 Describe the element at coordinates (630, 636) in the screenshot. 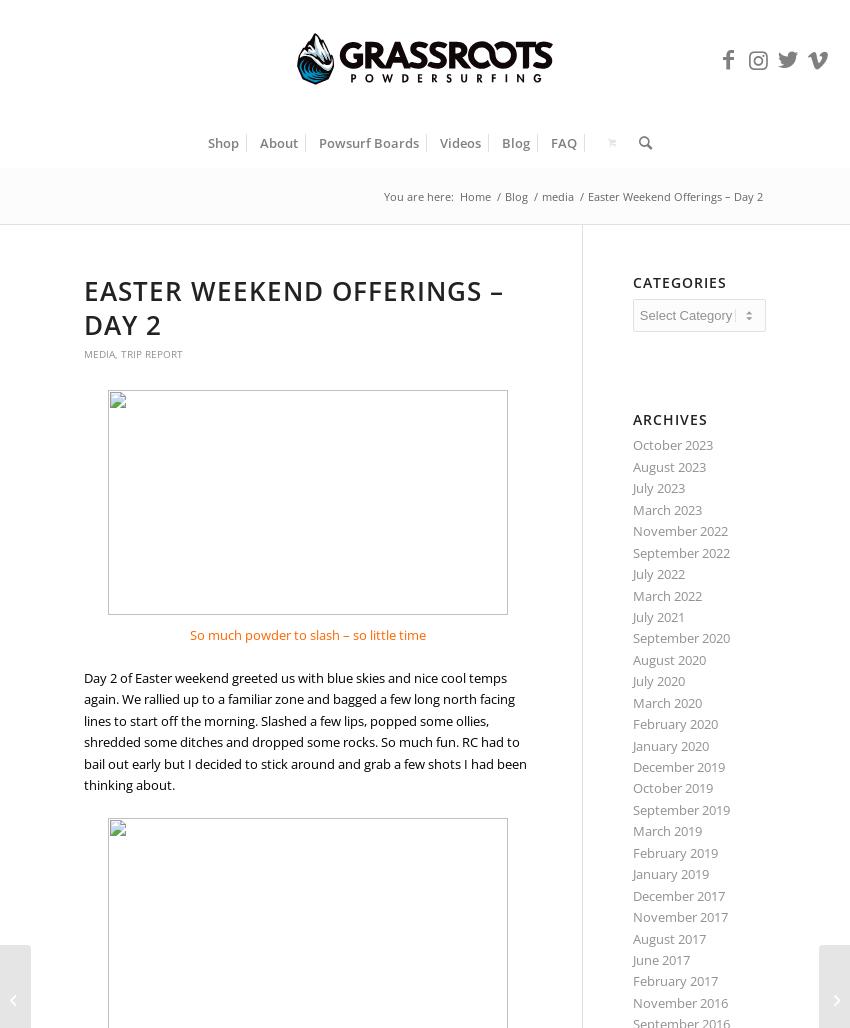

I see `'September 2020'` at that location.